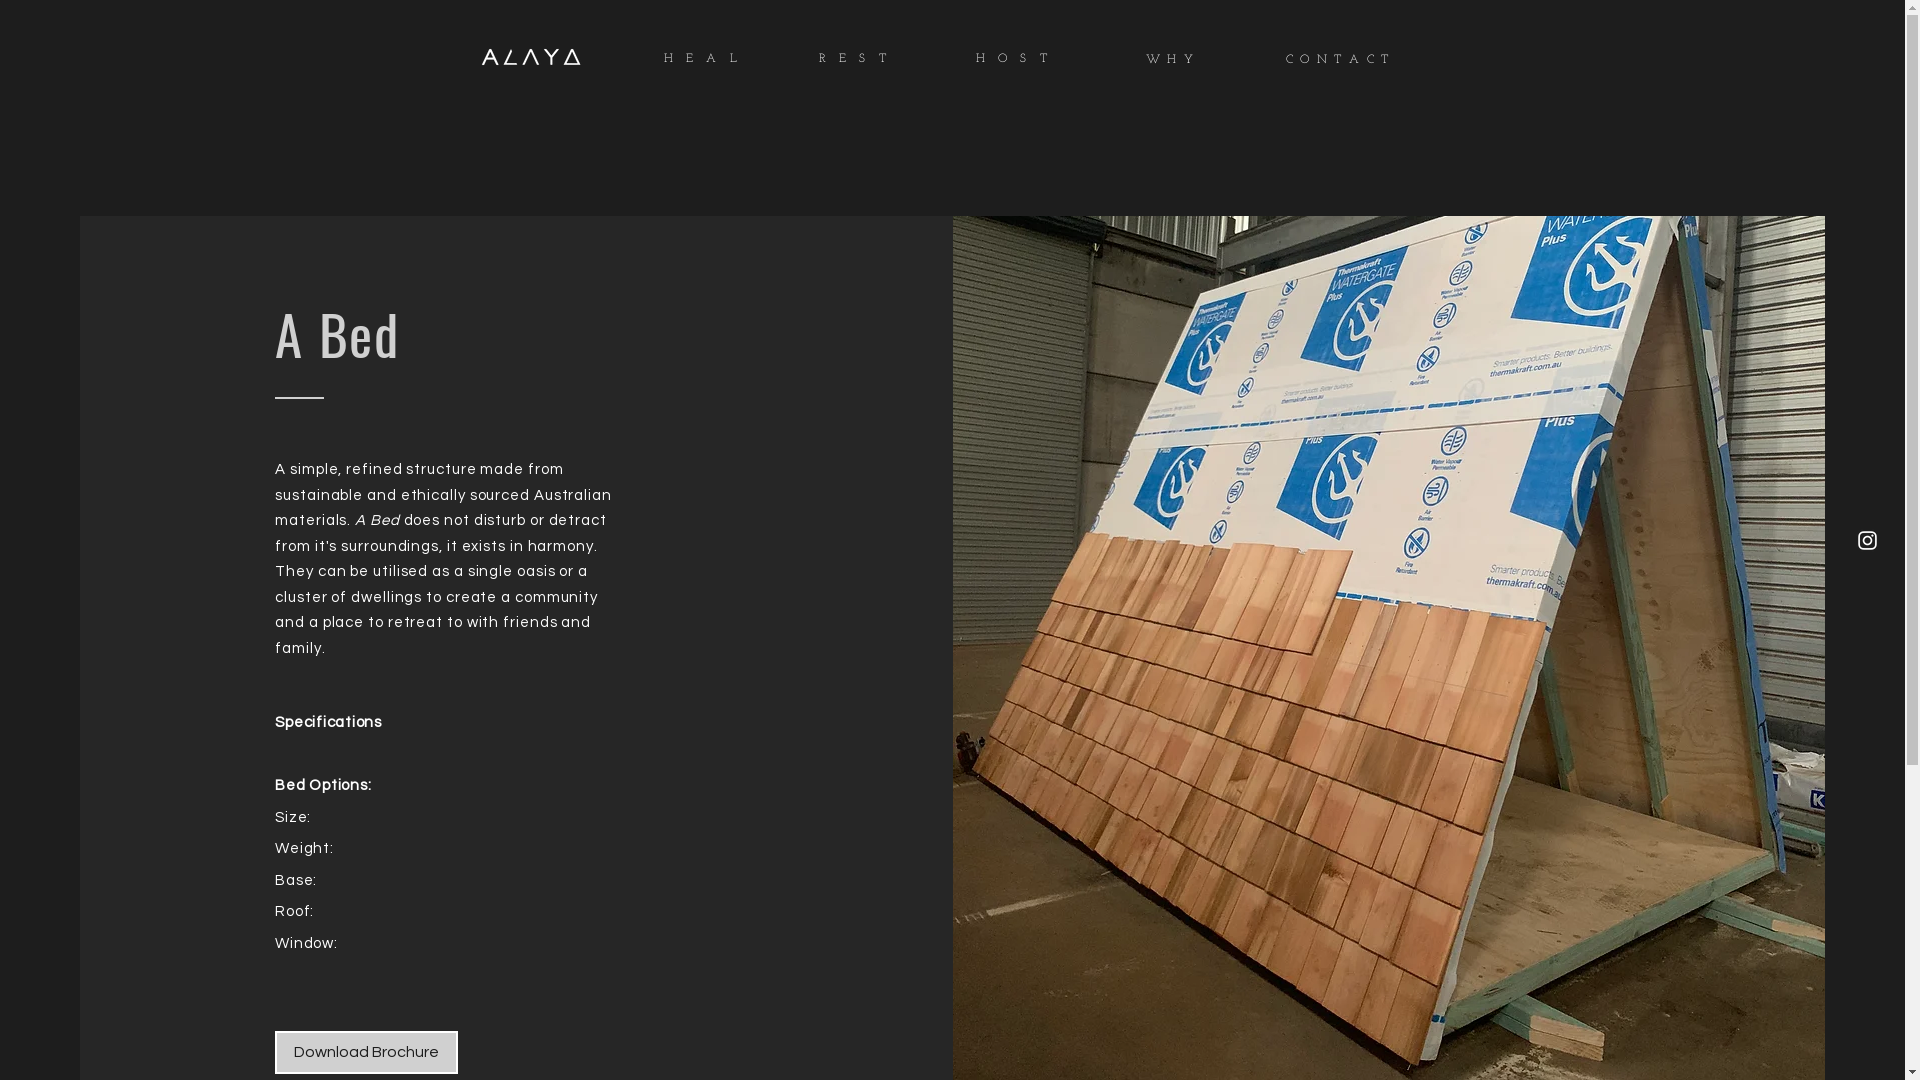 Image resolution: width=1920 pixels, height=1080 pixels. Describe the element at coordinates (701, 55) in the screenshot. I see `'H  E  A  L'` at that location.